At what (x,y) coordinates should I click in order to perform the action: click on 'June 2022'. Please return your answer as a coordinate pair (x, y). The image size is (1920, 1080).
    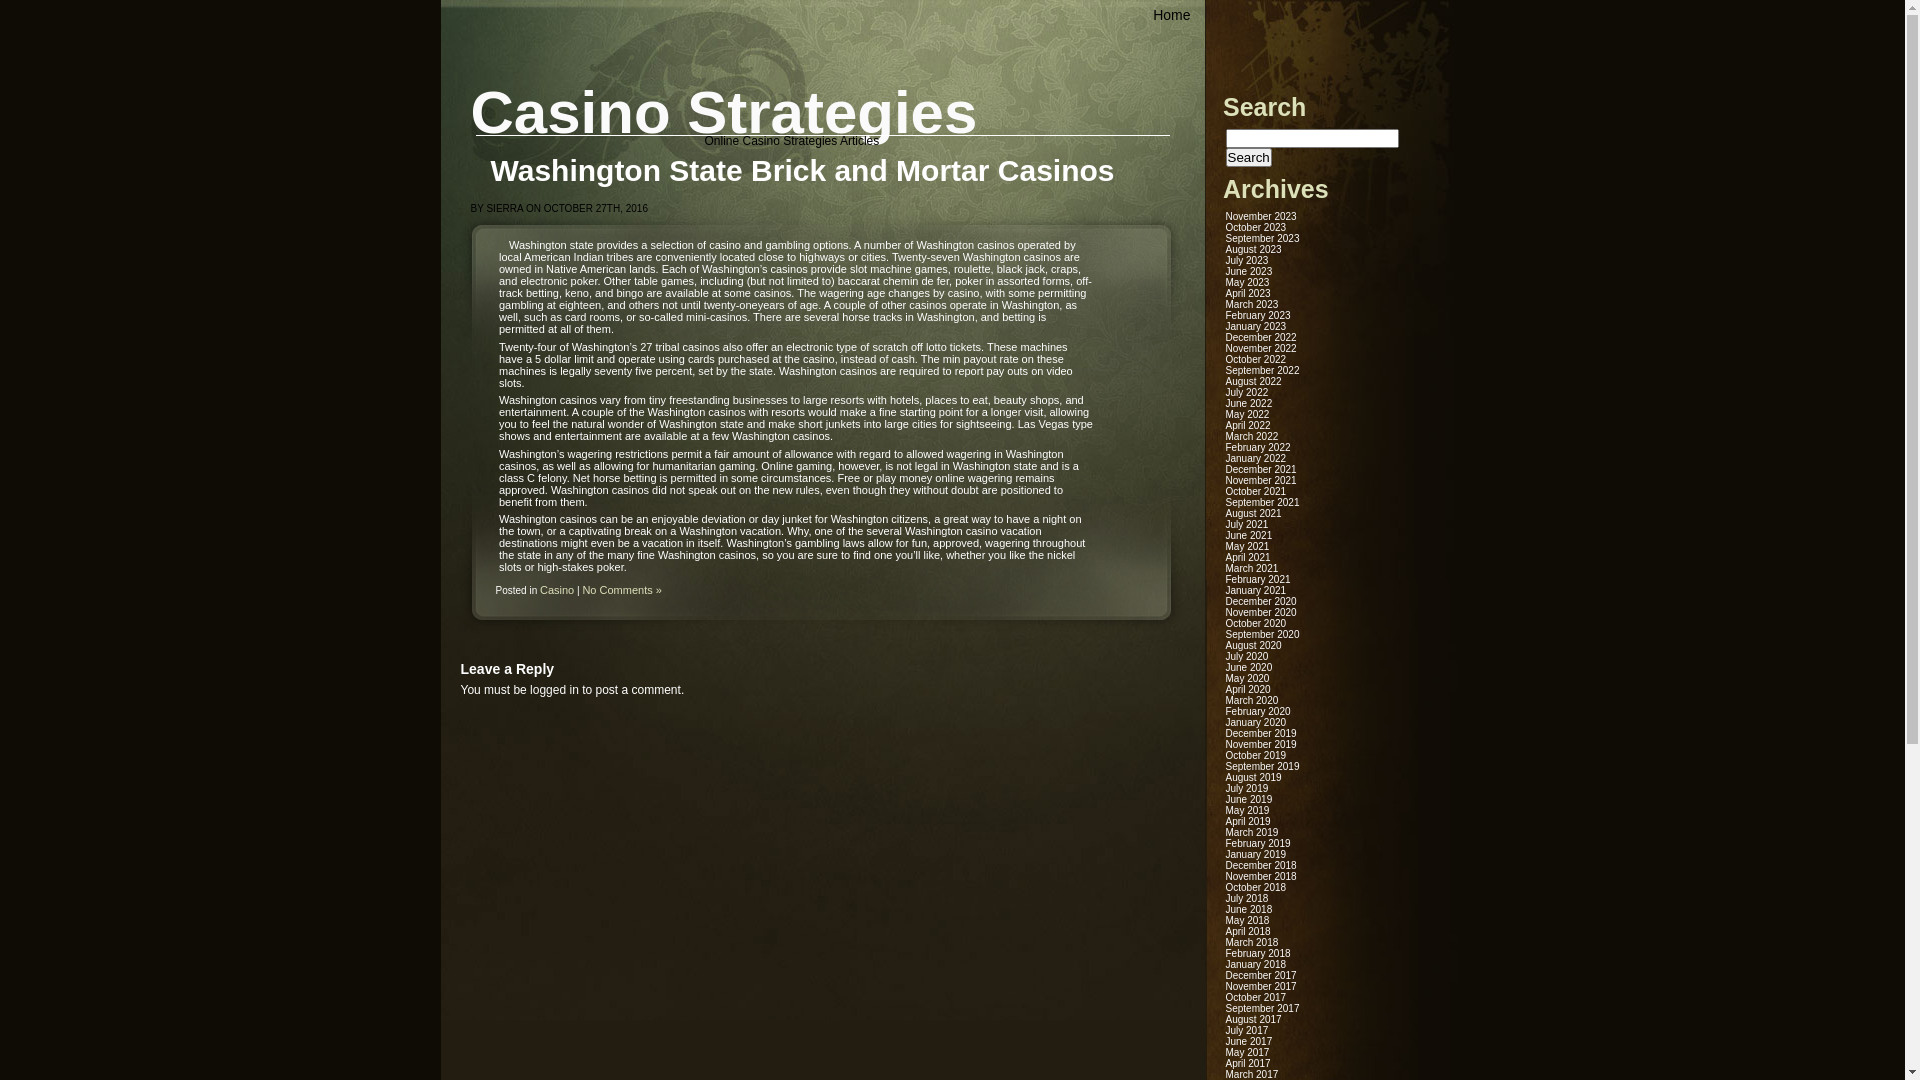
    Looking at the image, I should click on (1224, 403).